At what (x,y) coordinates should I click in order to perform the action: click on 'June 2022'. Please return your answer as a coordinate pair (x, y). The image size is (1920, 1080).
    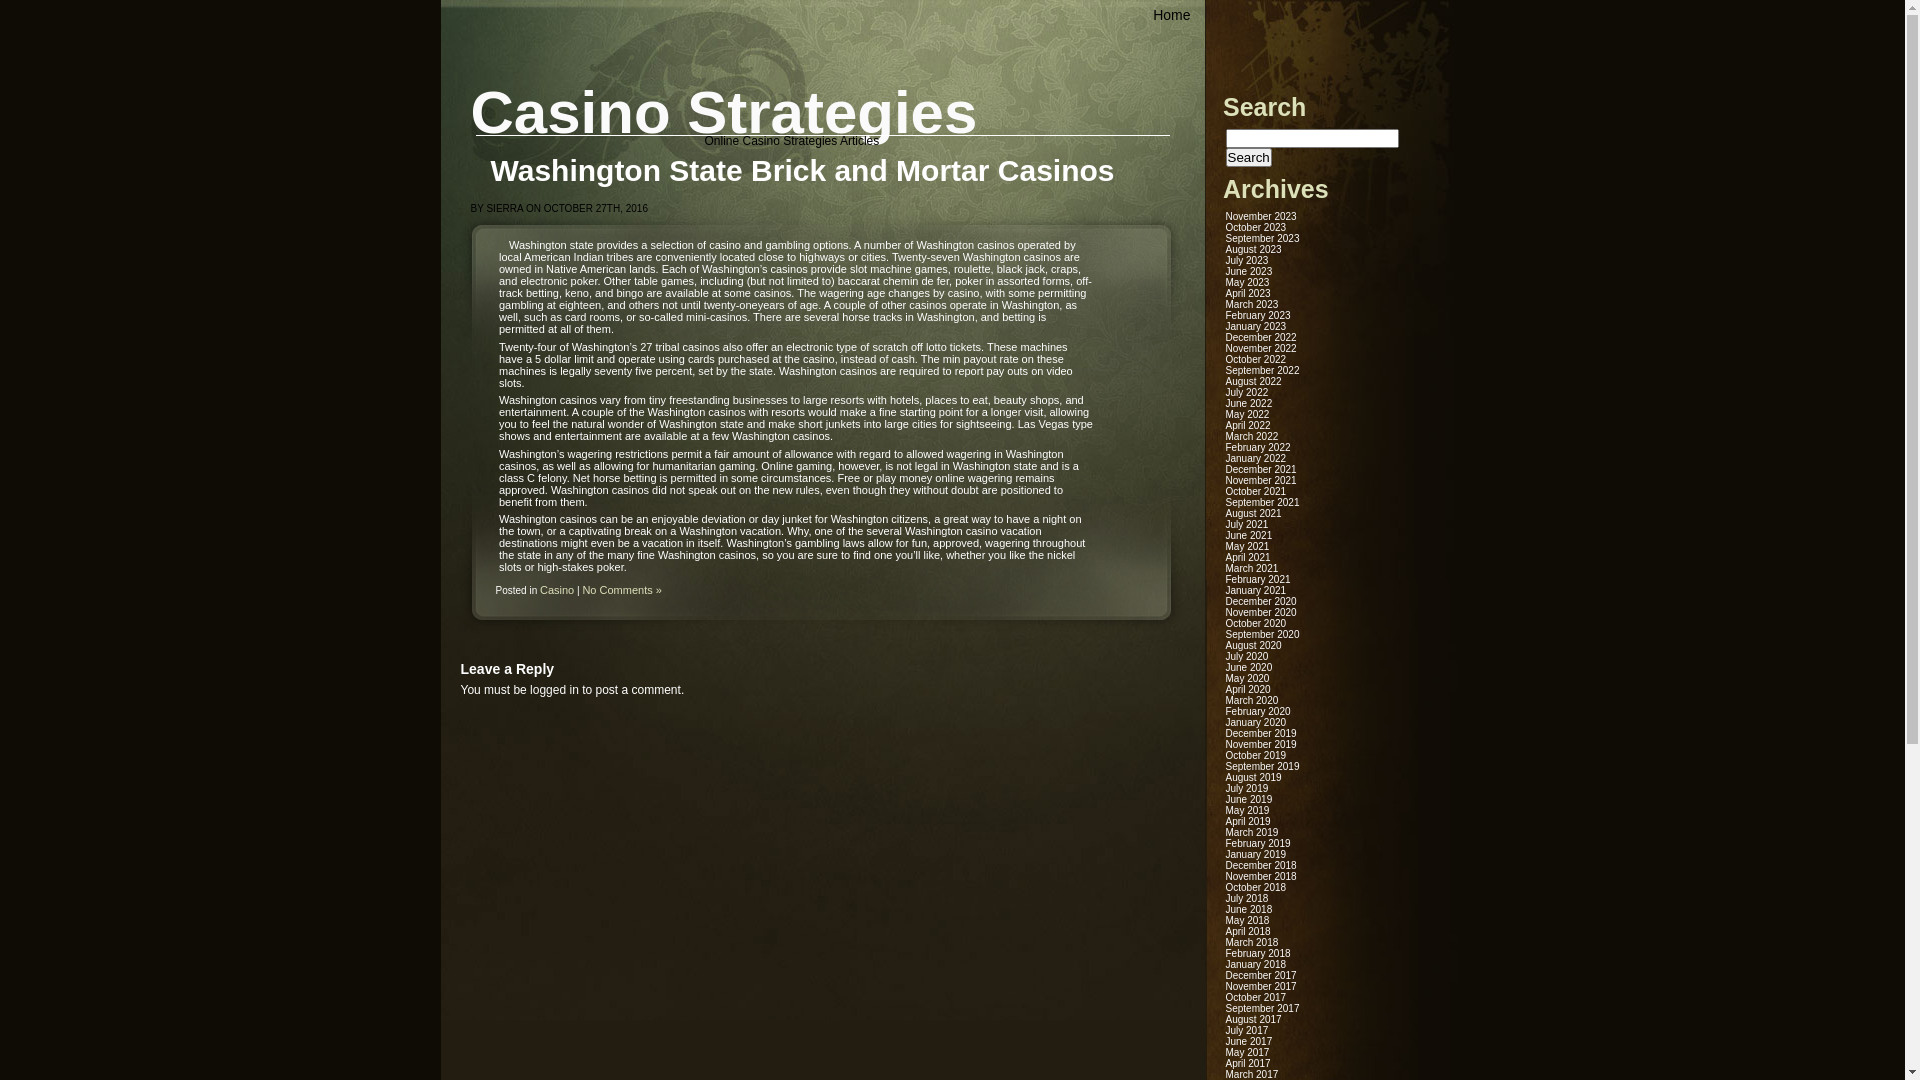
    Looking at the image, I should click on (1224, 403).